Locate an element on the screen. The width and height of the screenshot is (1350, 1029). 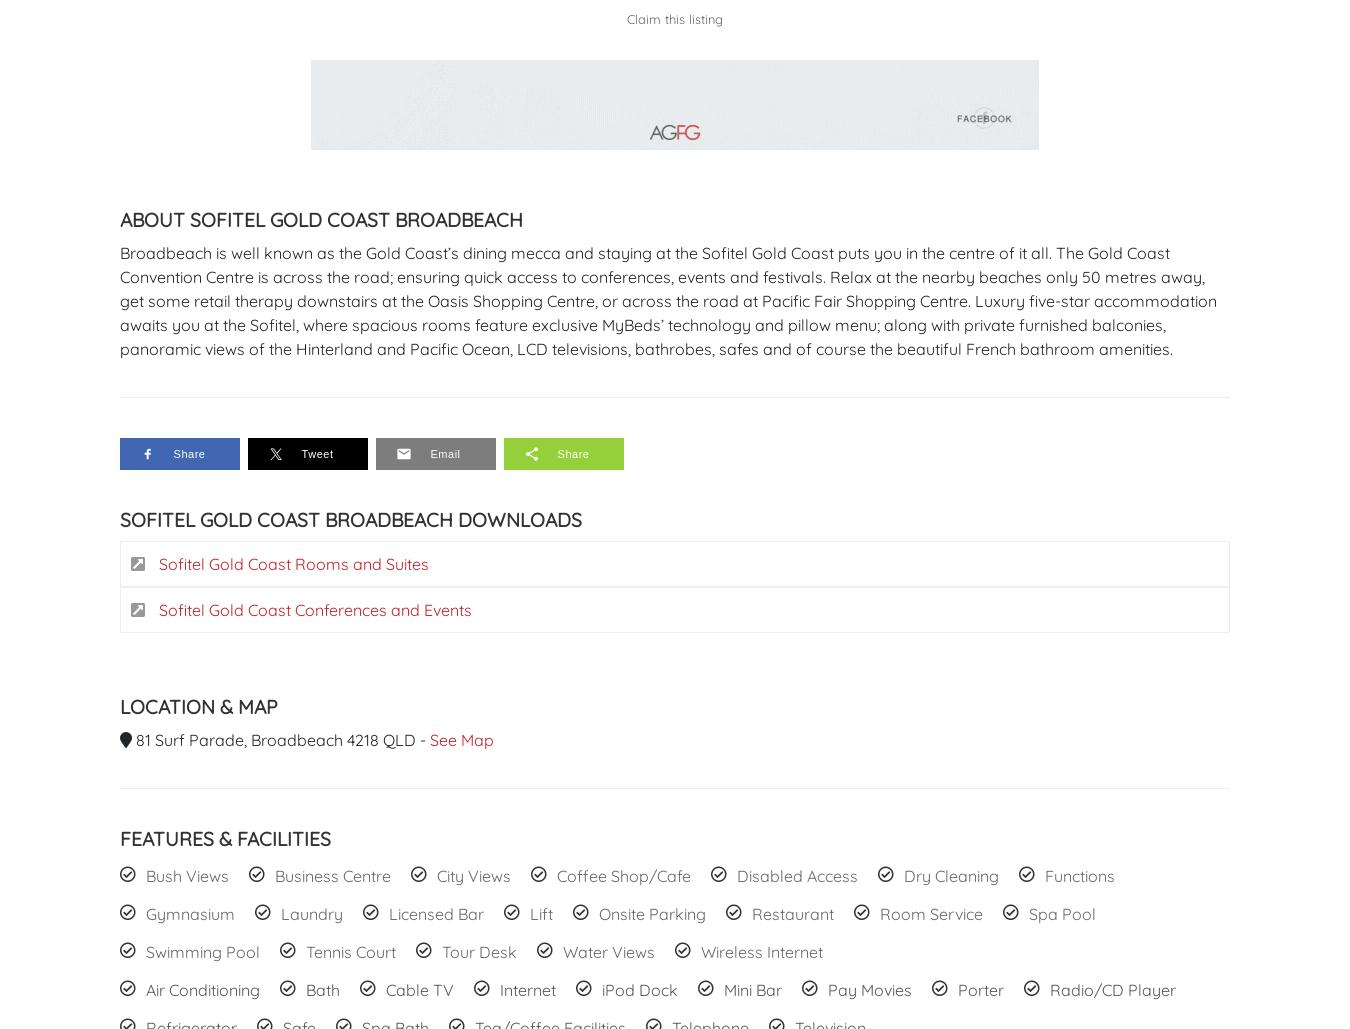
'Restaurant' is located at coordinates (792, 913).